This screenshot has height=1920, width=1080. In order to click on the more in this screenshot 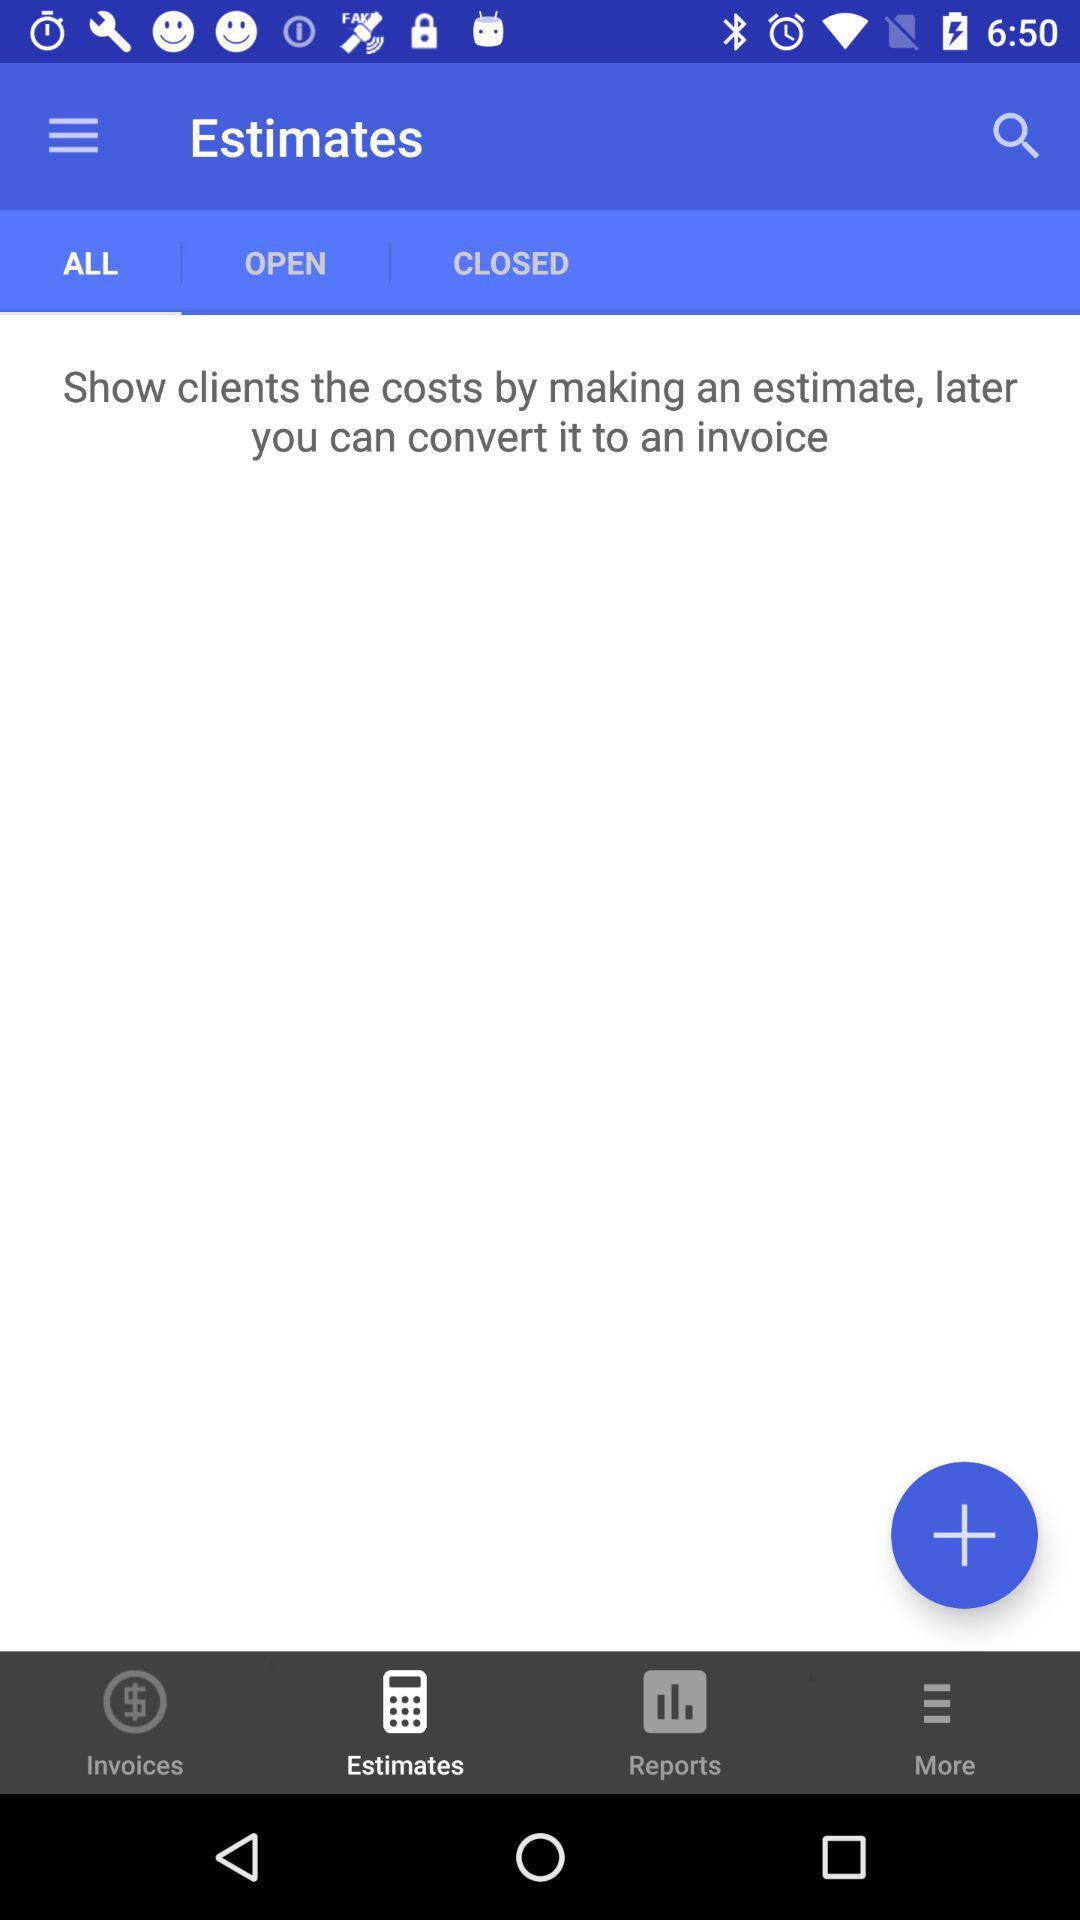, I will do `click(945, 1736)`.